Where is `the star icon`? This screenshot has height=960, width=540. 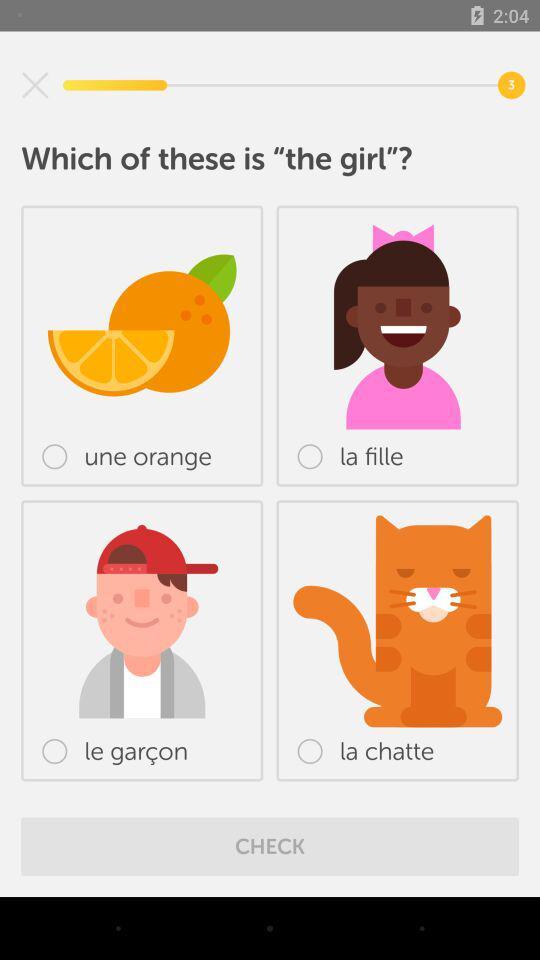
the star icon is located at coordinates (35, 85).